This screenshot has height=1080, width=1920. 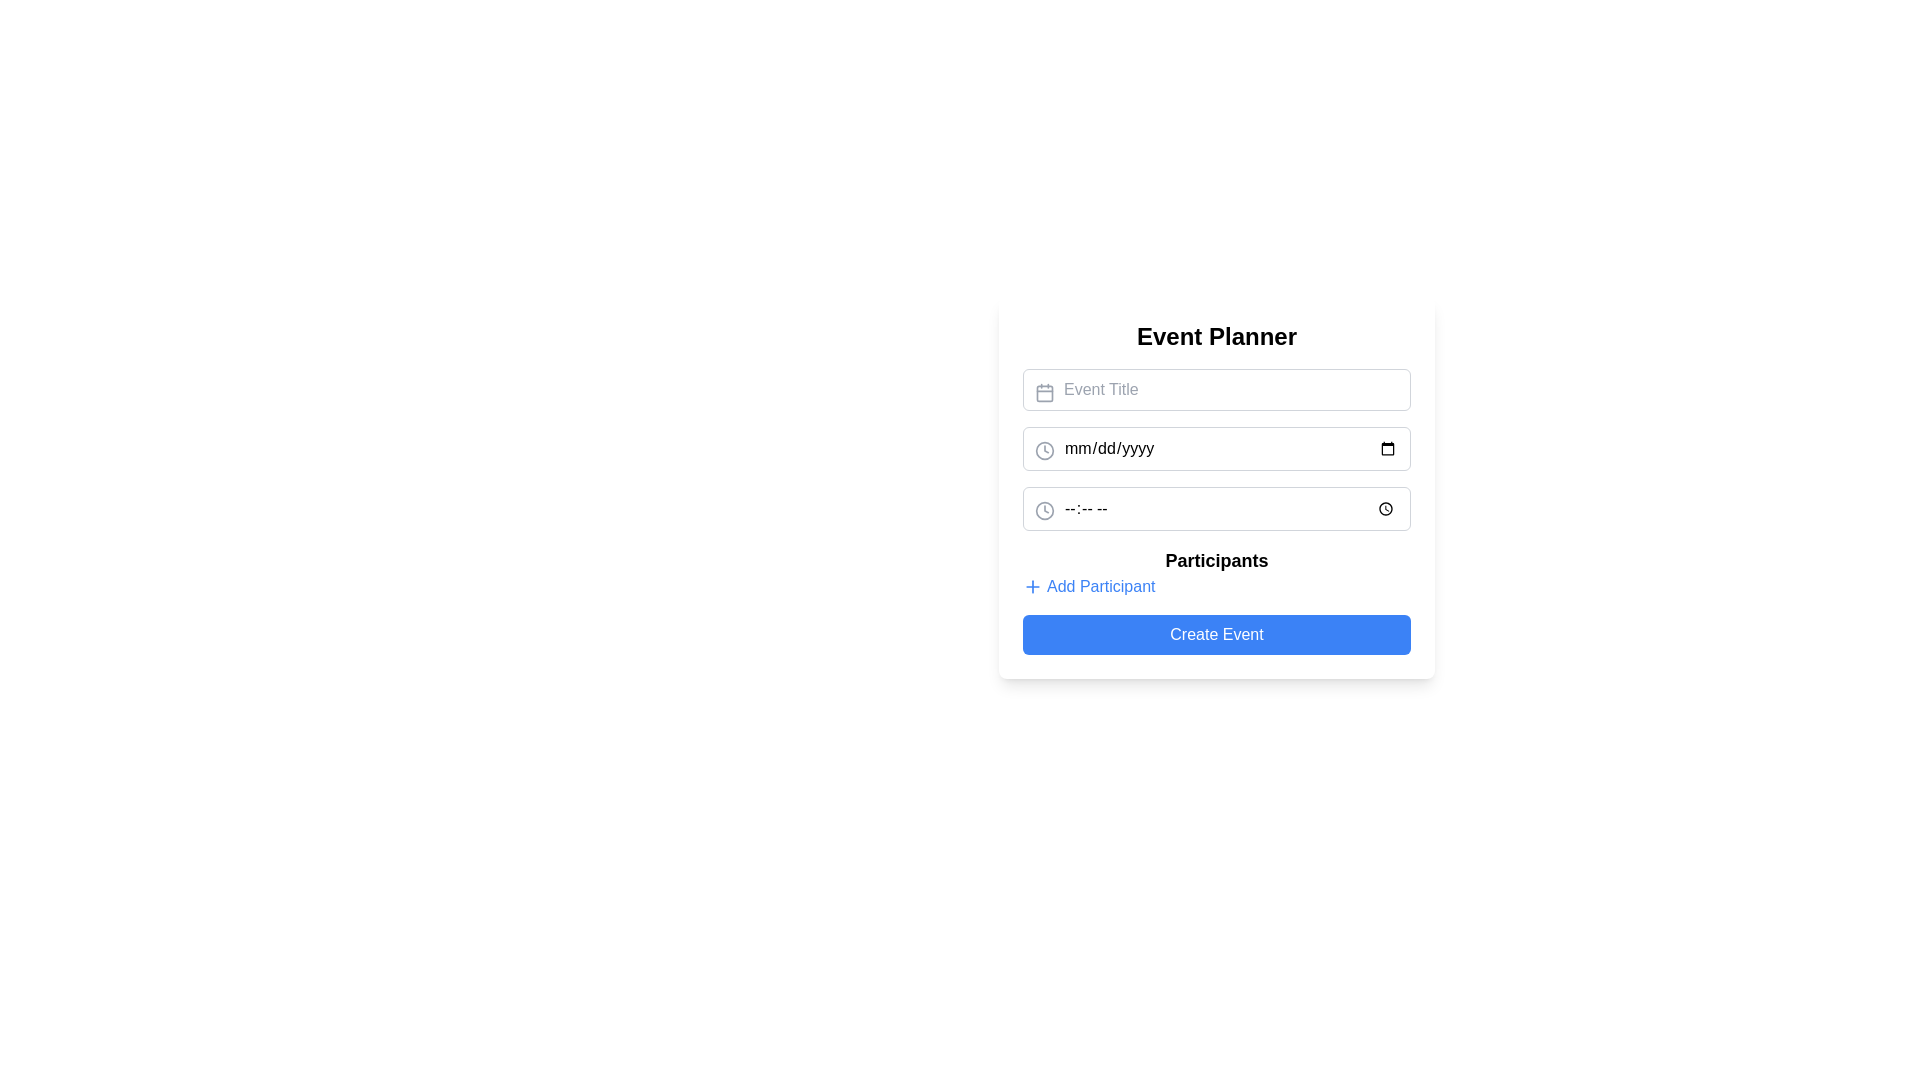 I want to click on the 'Add Participants' button located under the 'Participants' section, positioned above the 'Create Event' button, so click(x=1088, y=585).